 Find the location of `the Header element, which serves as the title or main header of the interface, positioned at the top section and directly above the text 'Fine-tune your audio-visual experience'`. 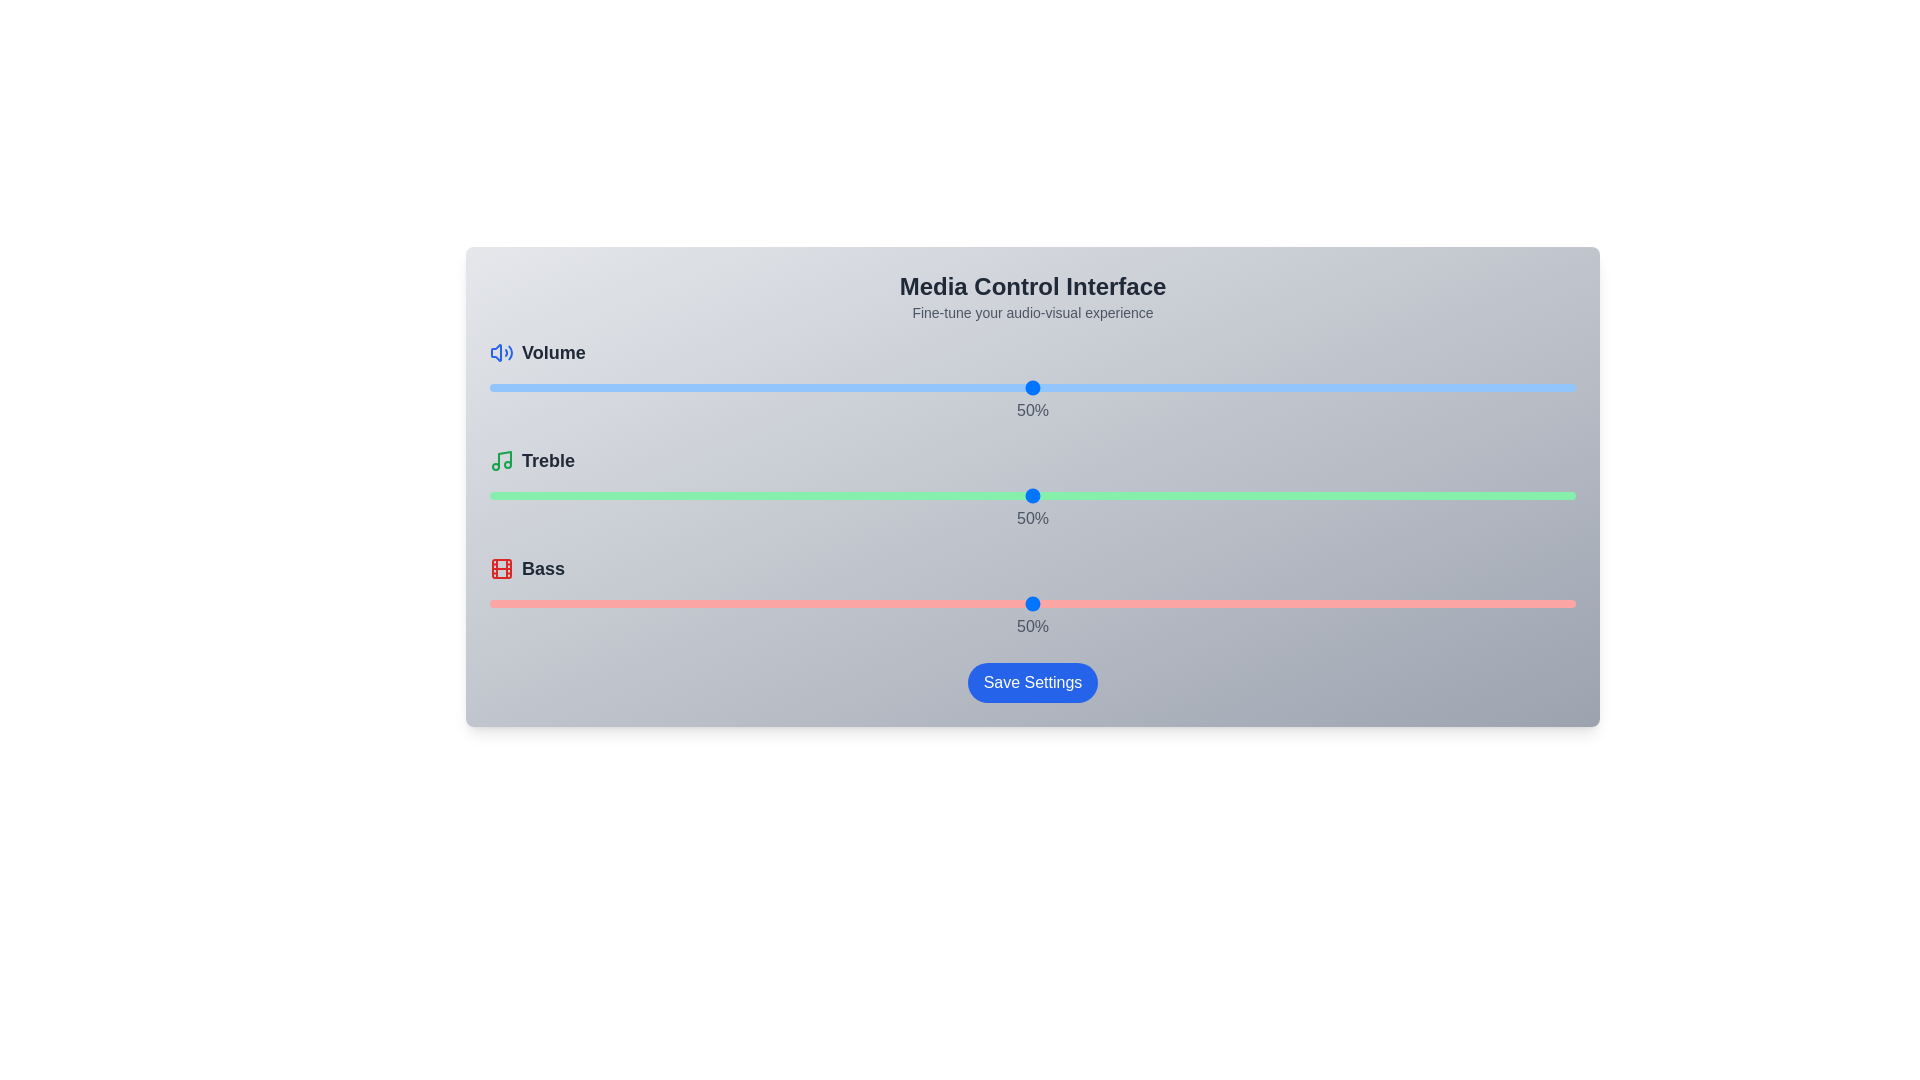

the Header element, which serves as the title or main header of the interface, positioned at the top section and directly above the text 'Fine-tune your audio-visual experience' is located at coordinates (1032, 286).